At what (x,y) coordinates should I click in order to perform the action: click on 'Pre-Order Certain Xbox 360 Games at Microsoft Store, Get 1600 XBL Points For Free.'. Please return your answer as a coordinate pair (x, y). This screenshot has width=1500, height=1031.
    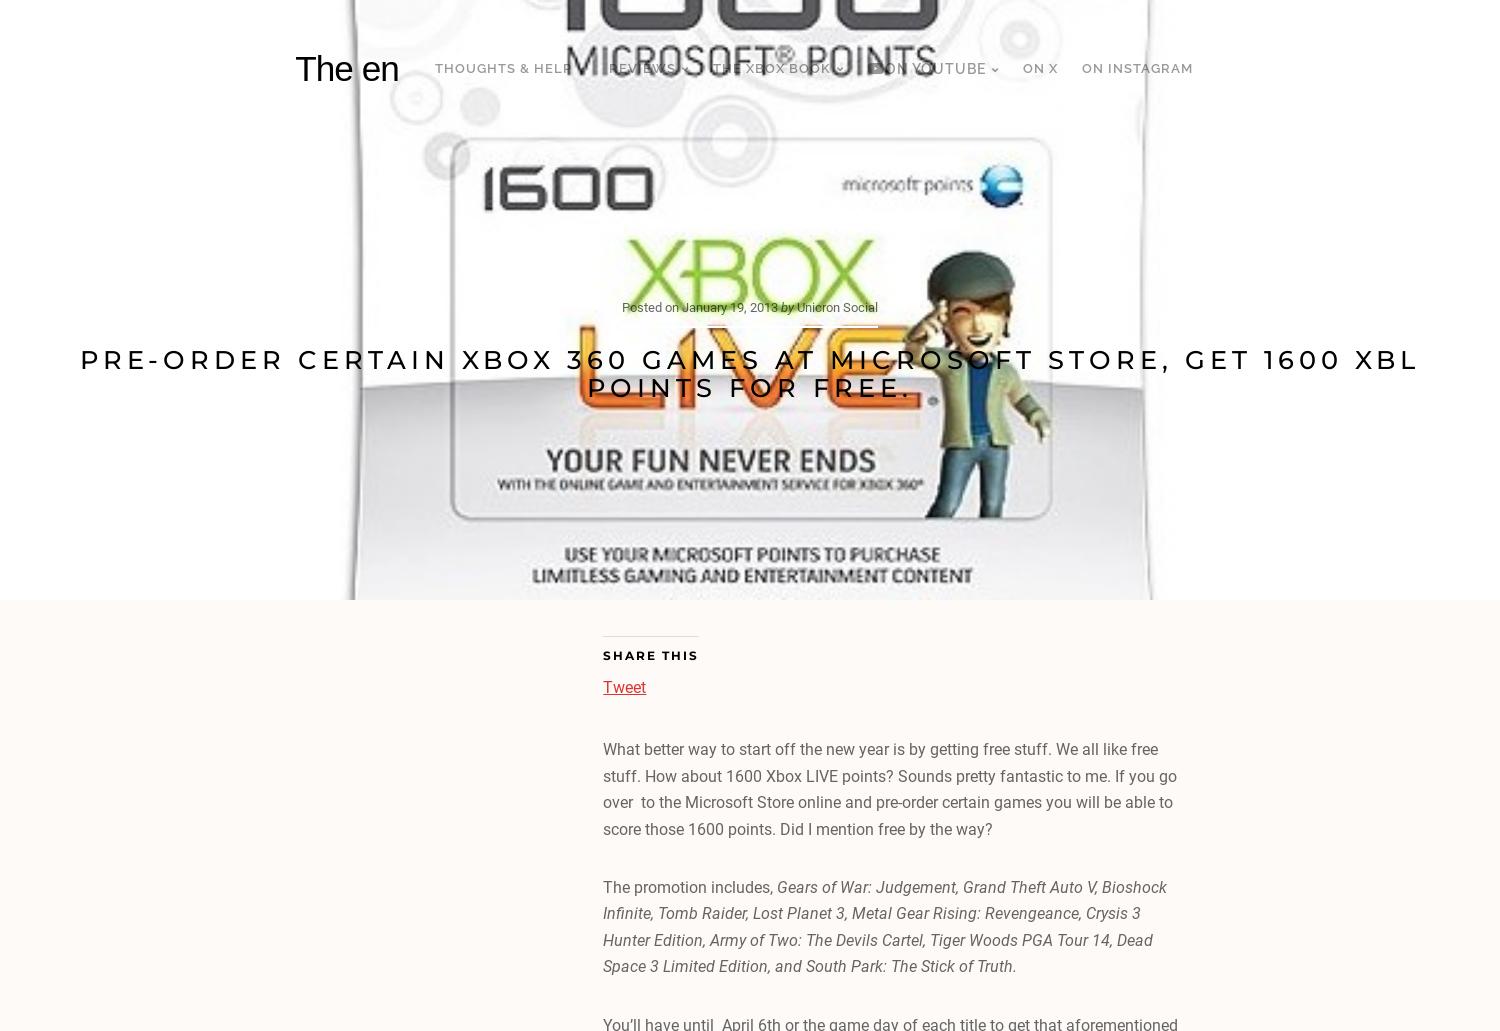
    Looking at the image, I should click on (750, 372).